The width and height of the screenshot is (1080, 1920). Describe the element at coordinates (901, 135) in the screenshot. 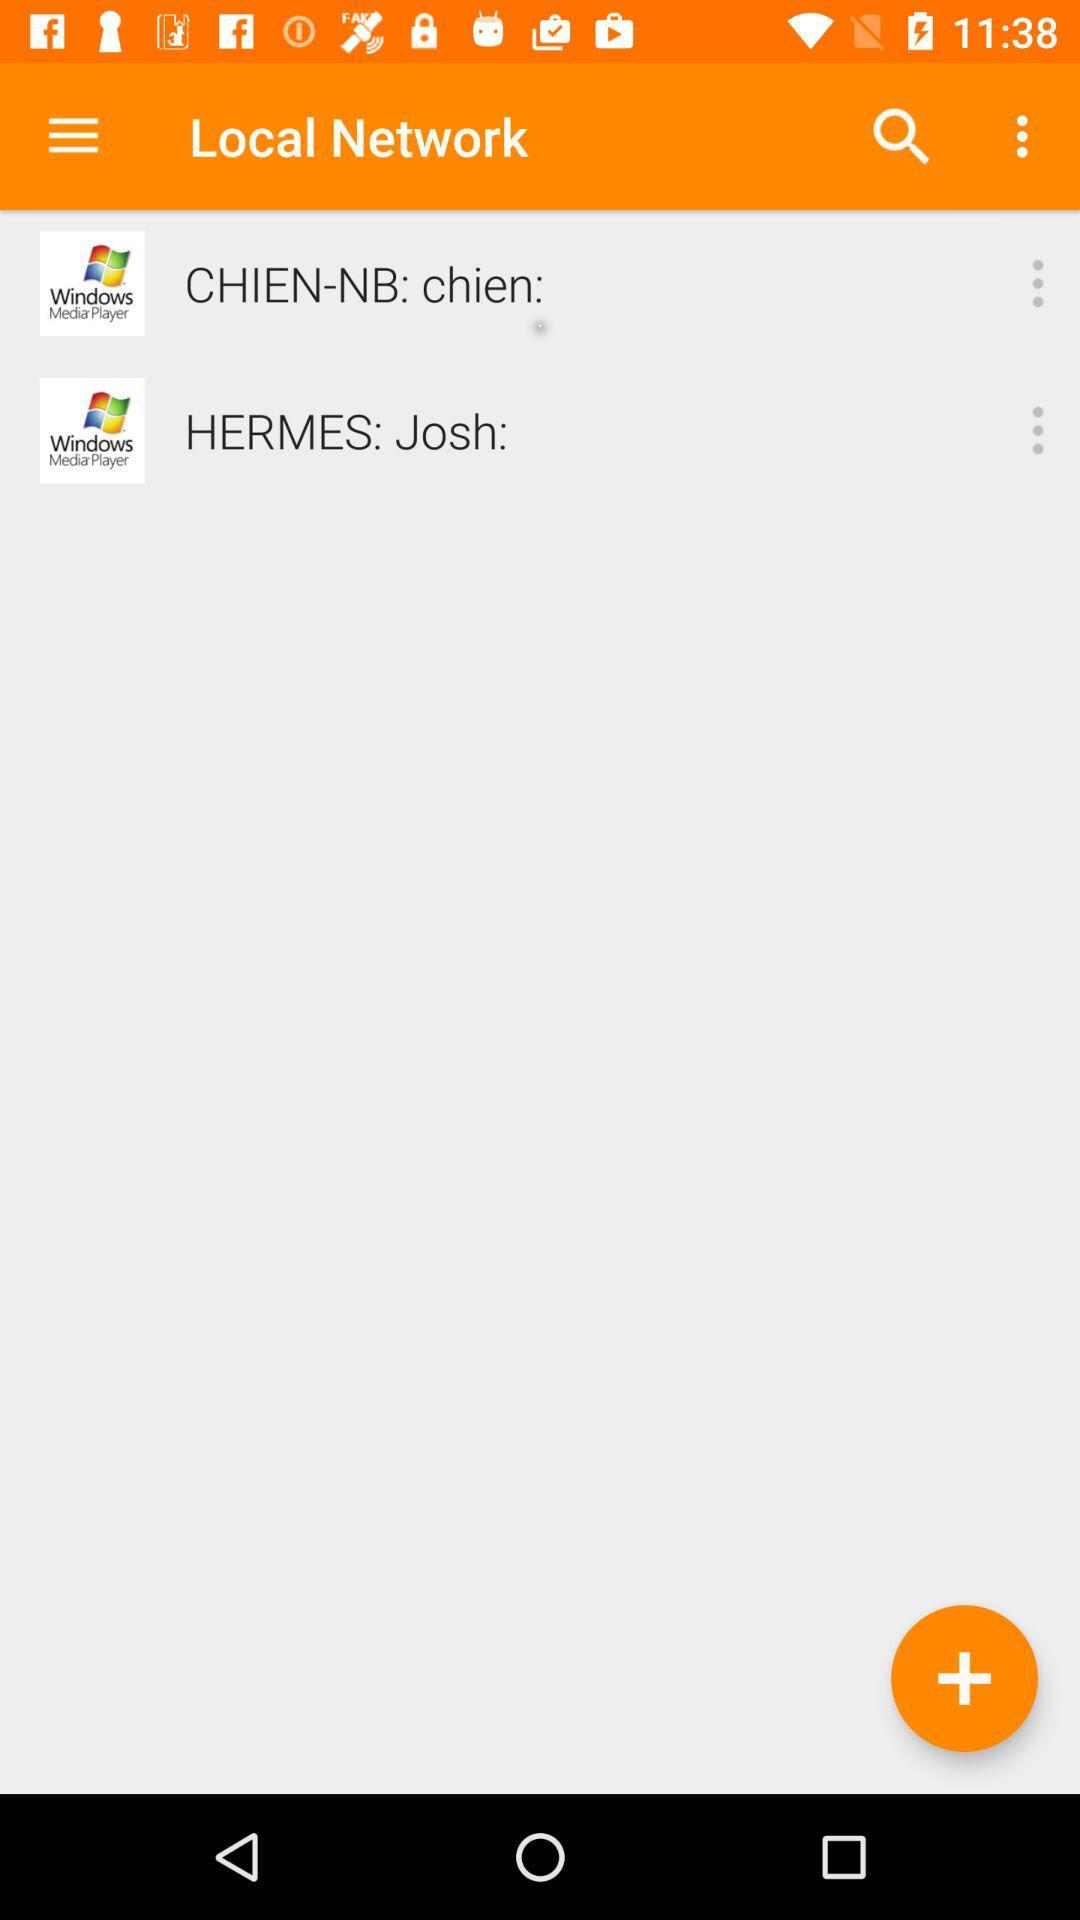

I see `app to the right of local network` at that location.